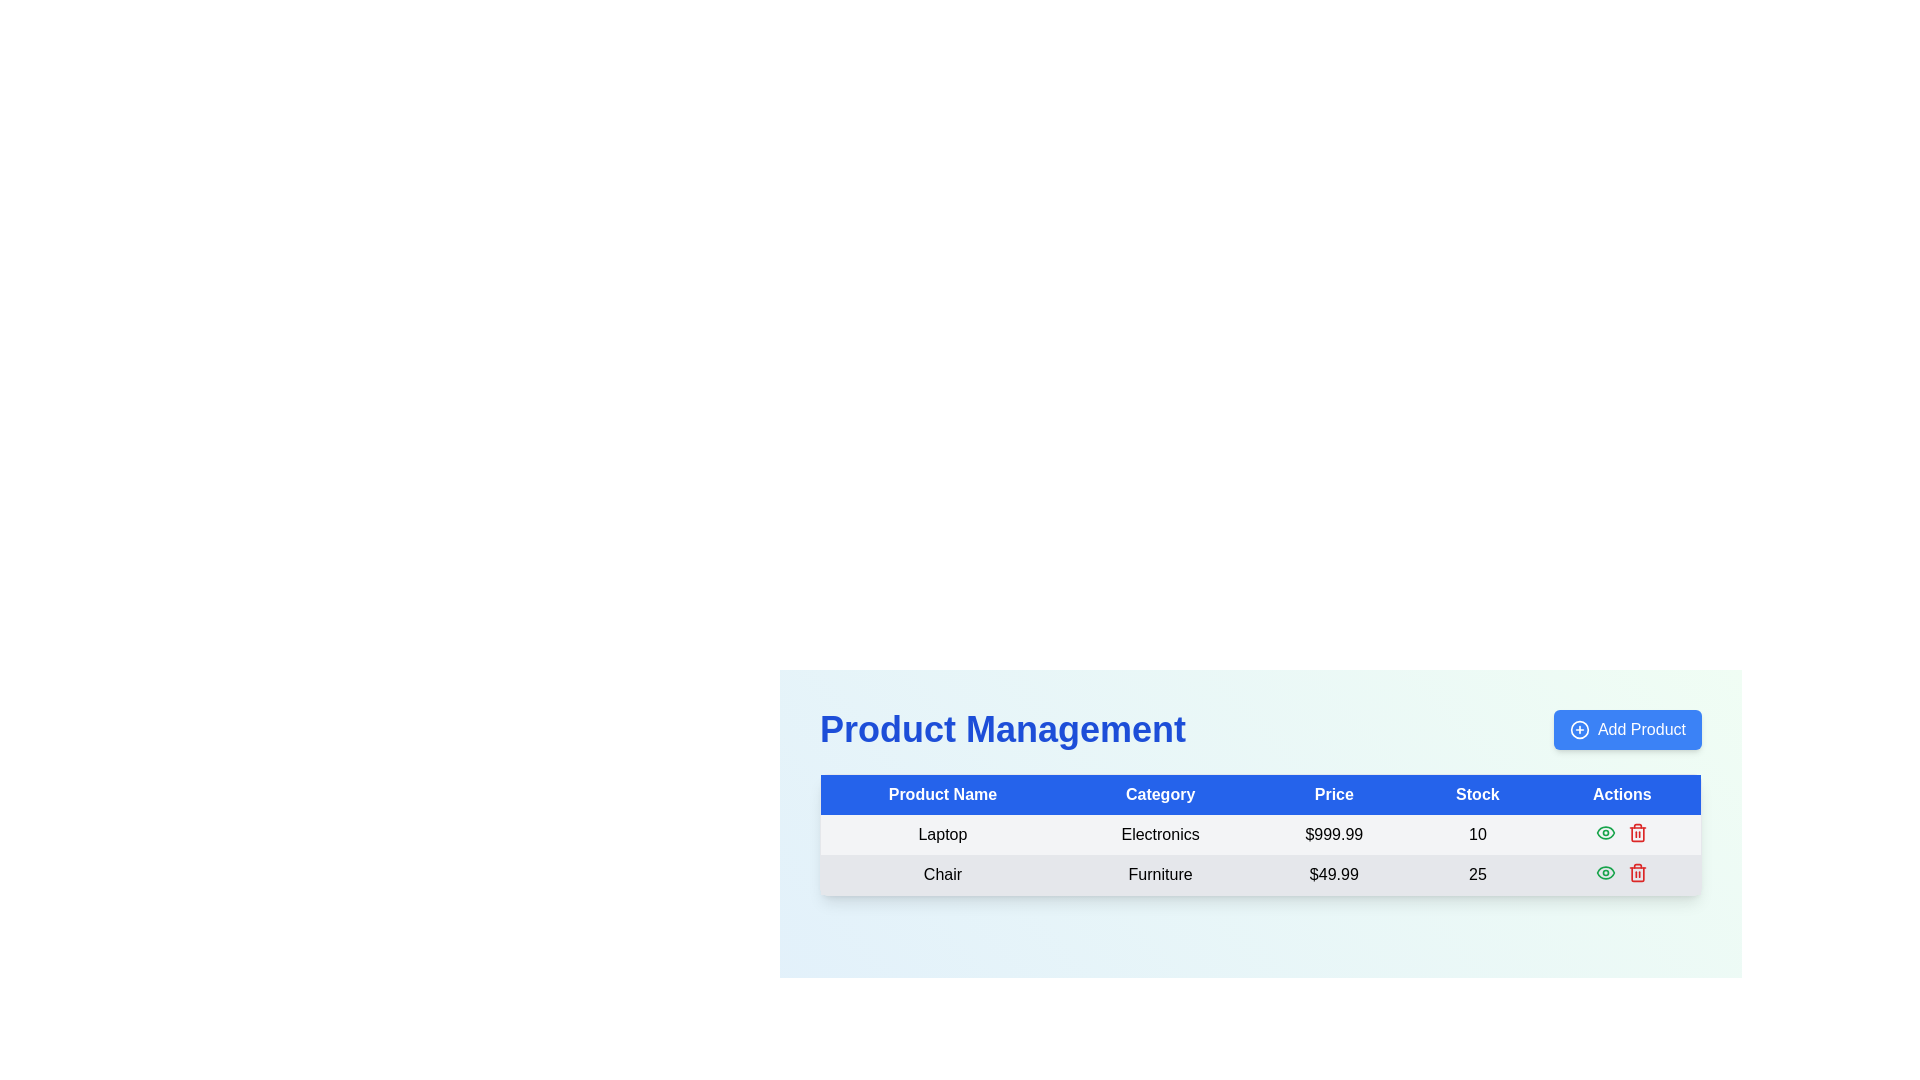 This screenshot has width=1920, height=1080. What do you see at coordinates (1622, 793) in the screenshot?
I see `the rectangular button labeled 'Actions' with a solid blue background located in the table header row, positioned to the right of the 'Stock' column header` at bounding box center [1622, 793].